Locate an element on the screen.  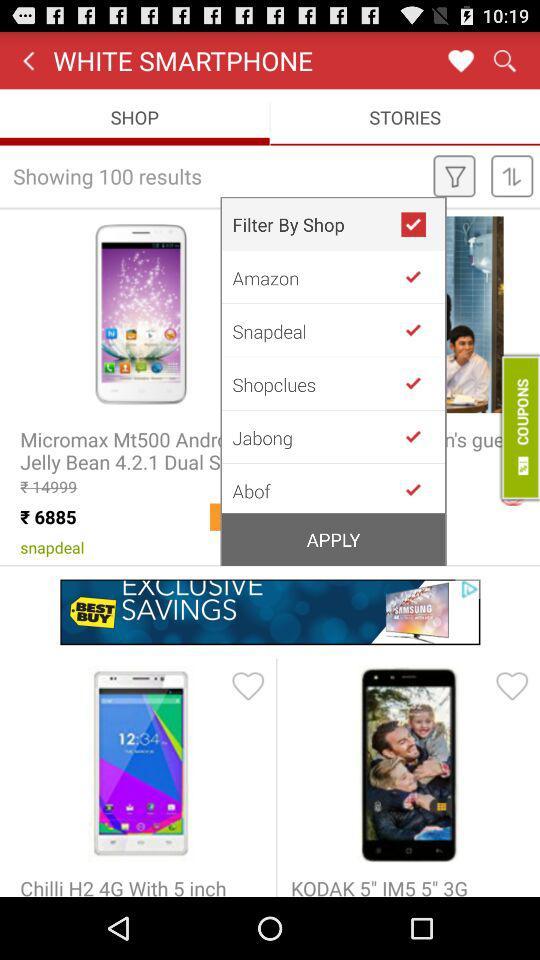
item below snapdeal app is located at coordinates (316, 383).